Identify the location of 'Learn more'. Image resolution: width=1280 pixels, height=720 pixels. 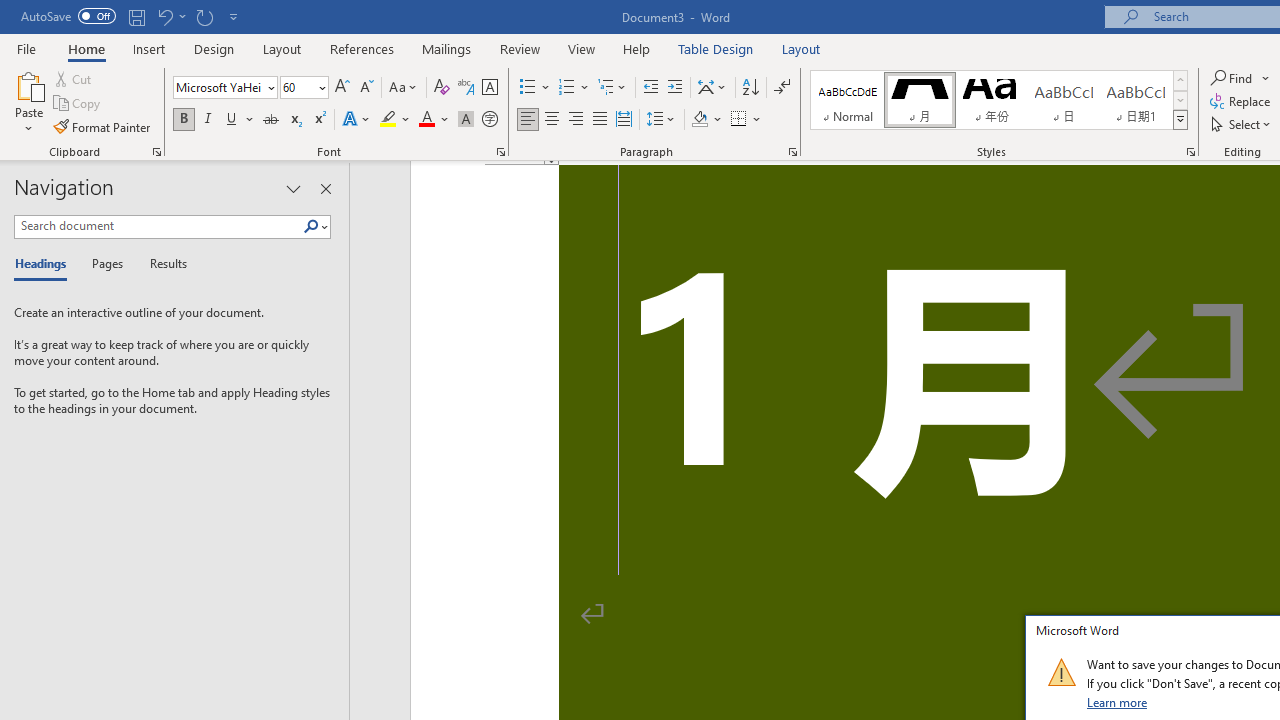
(1117, 701).